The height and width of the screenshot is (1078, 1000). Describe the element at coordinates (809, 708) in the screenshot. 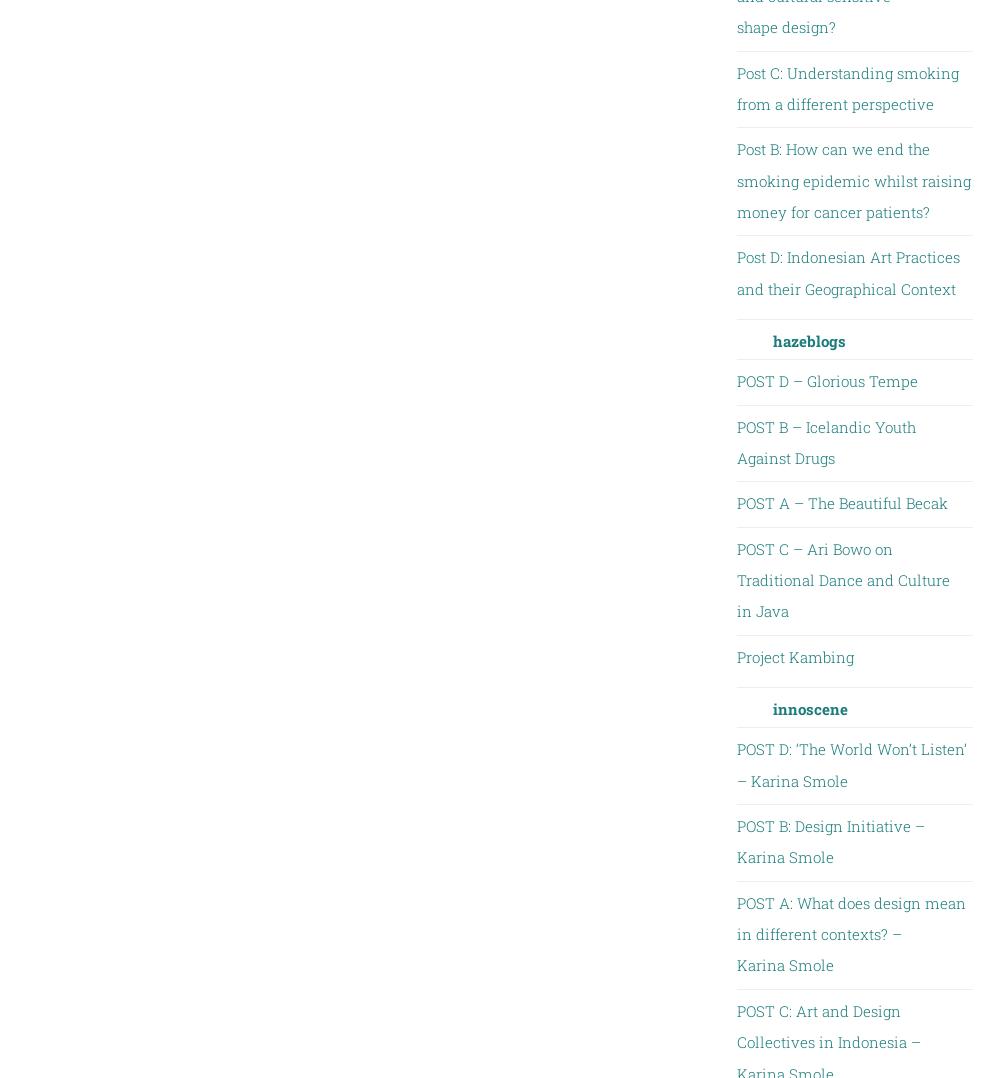

I see `'innoscene'` at that location.